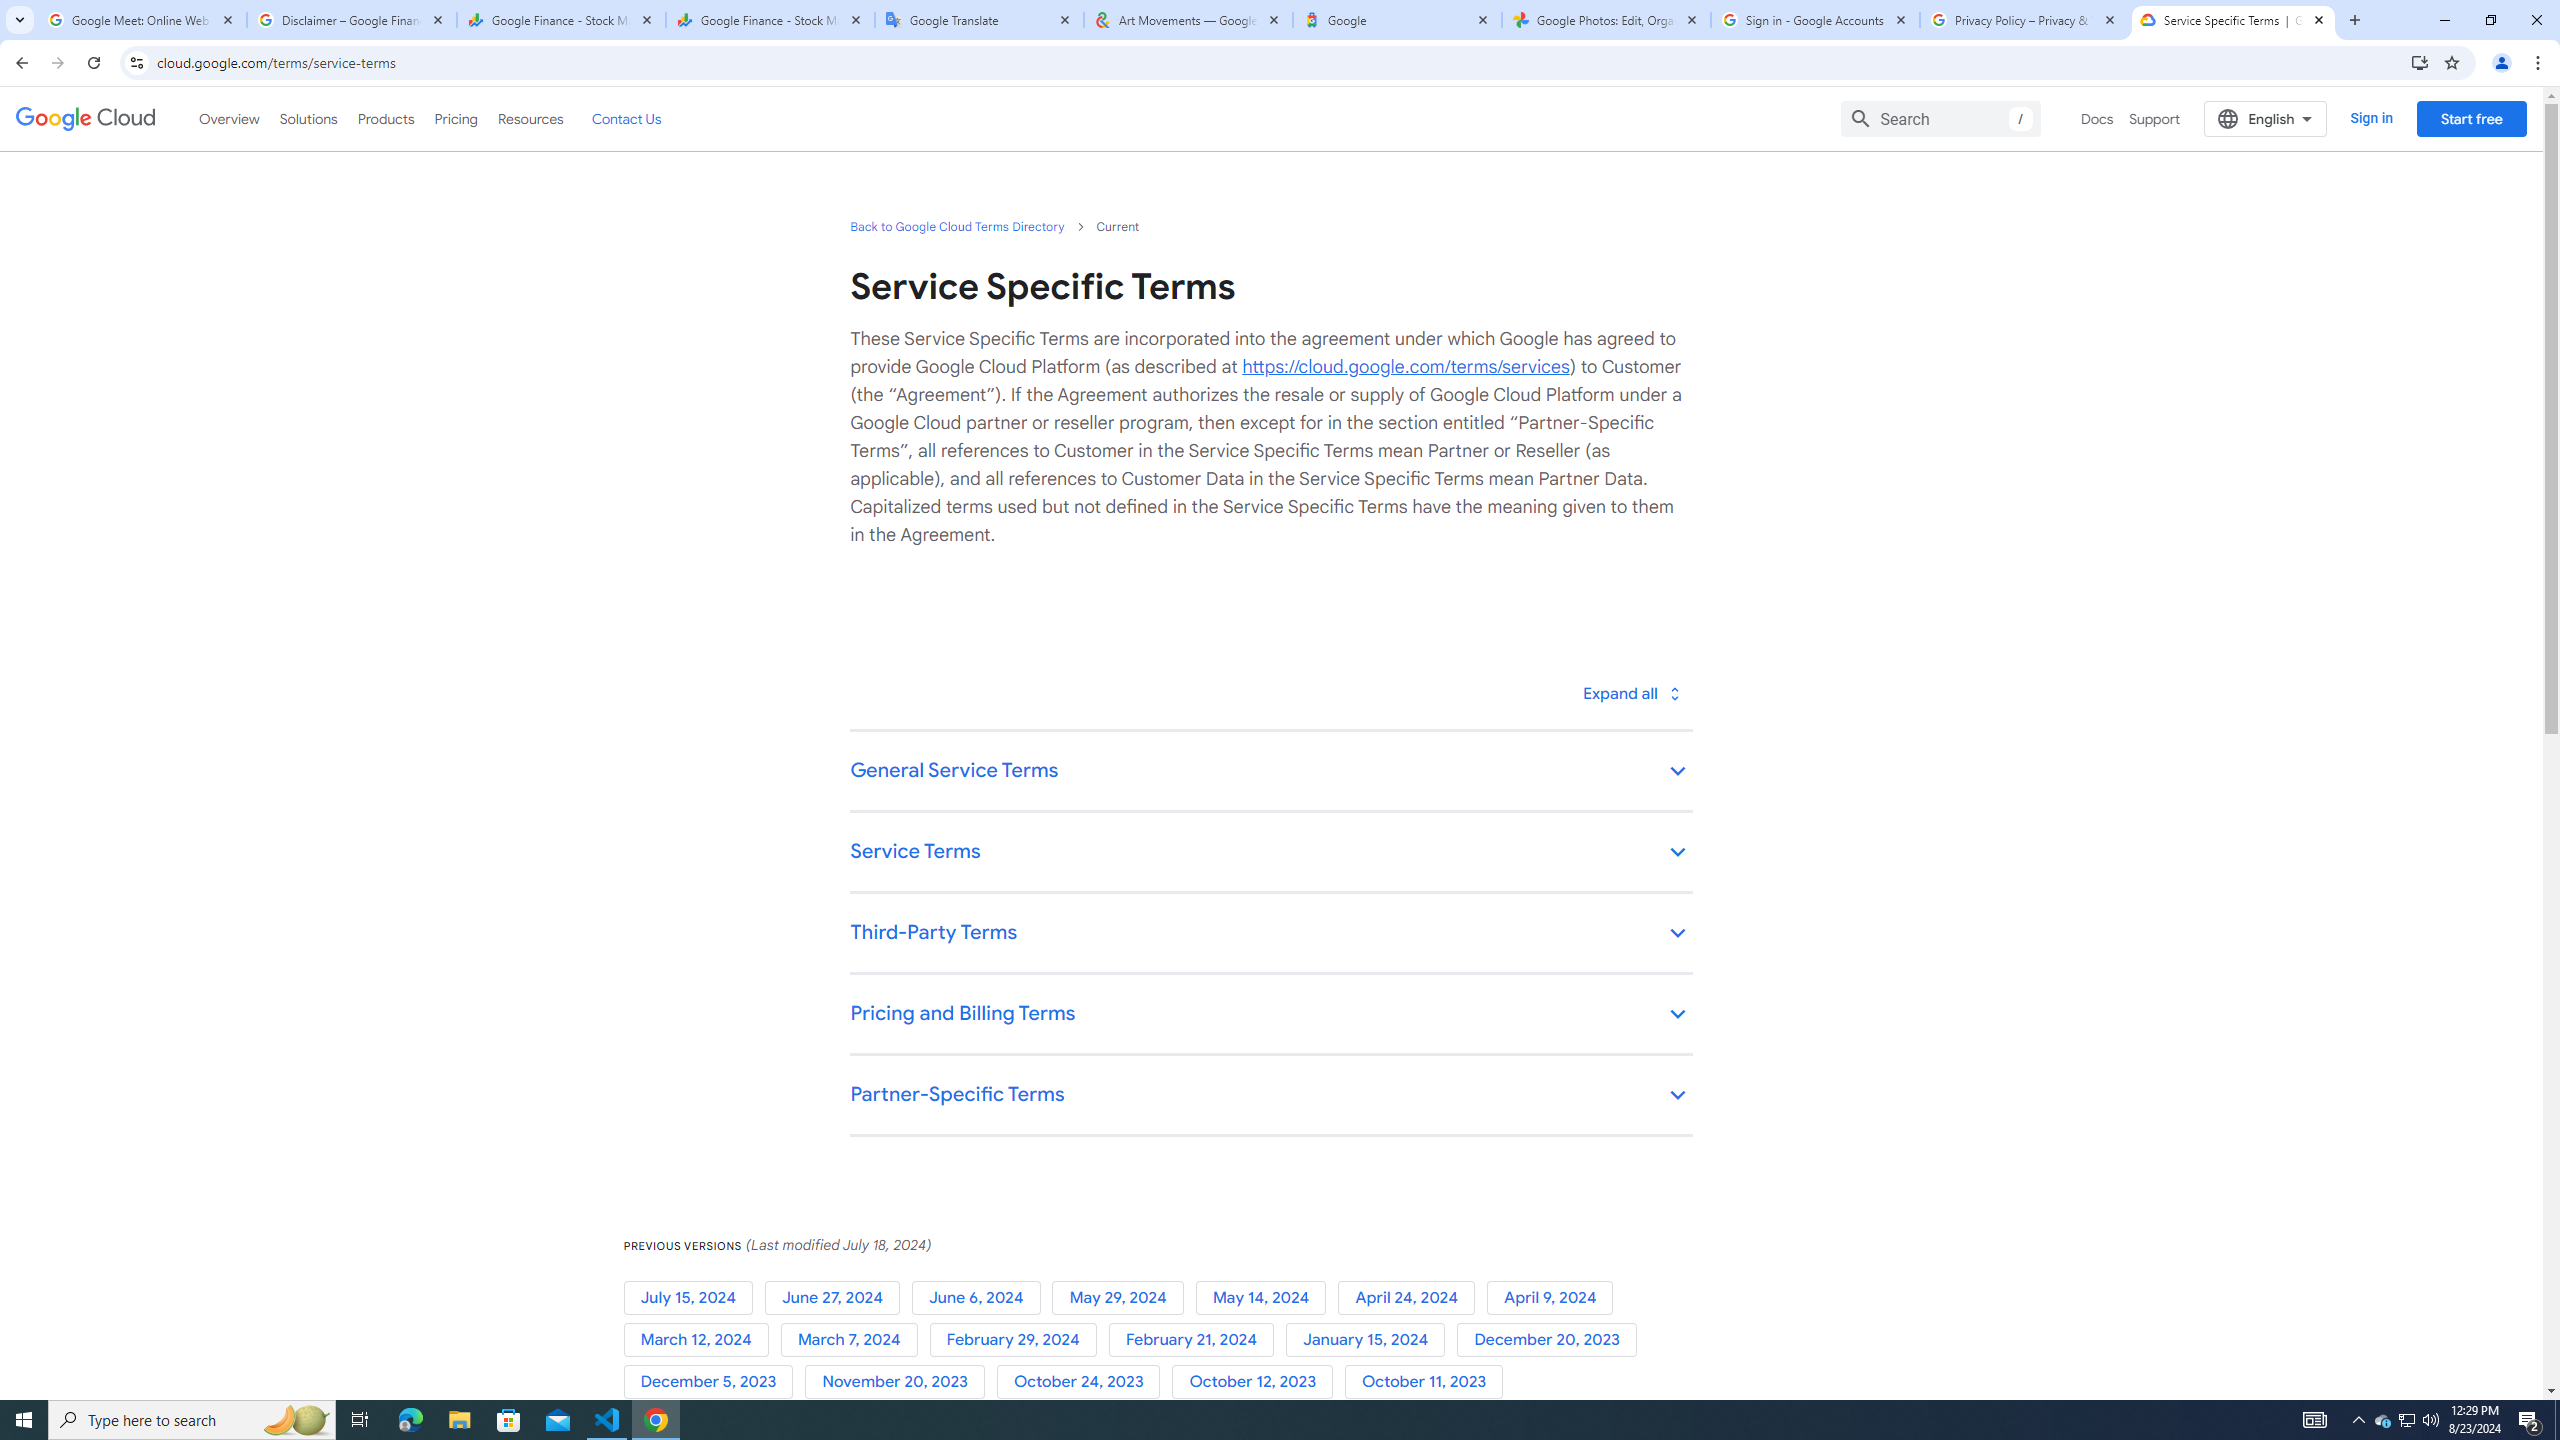 This screenshot has height=1440, width=2560. Describe the element at coordinates (624, 118) in the screenshot. I see `'Contact Us'` at that location.